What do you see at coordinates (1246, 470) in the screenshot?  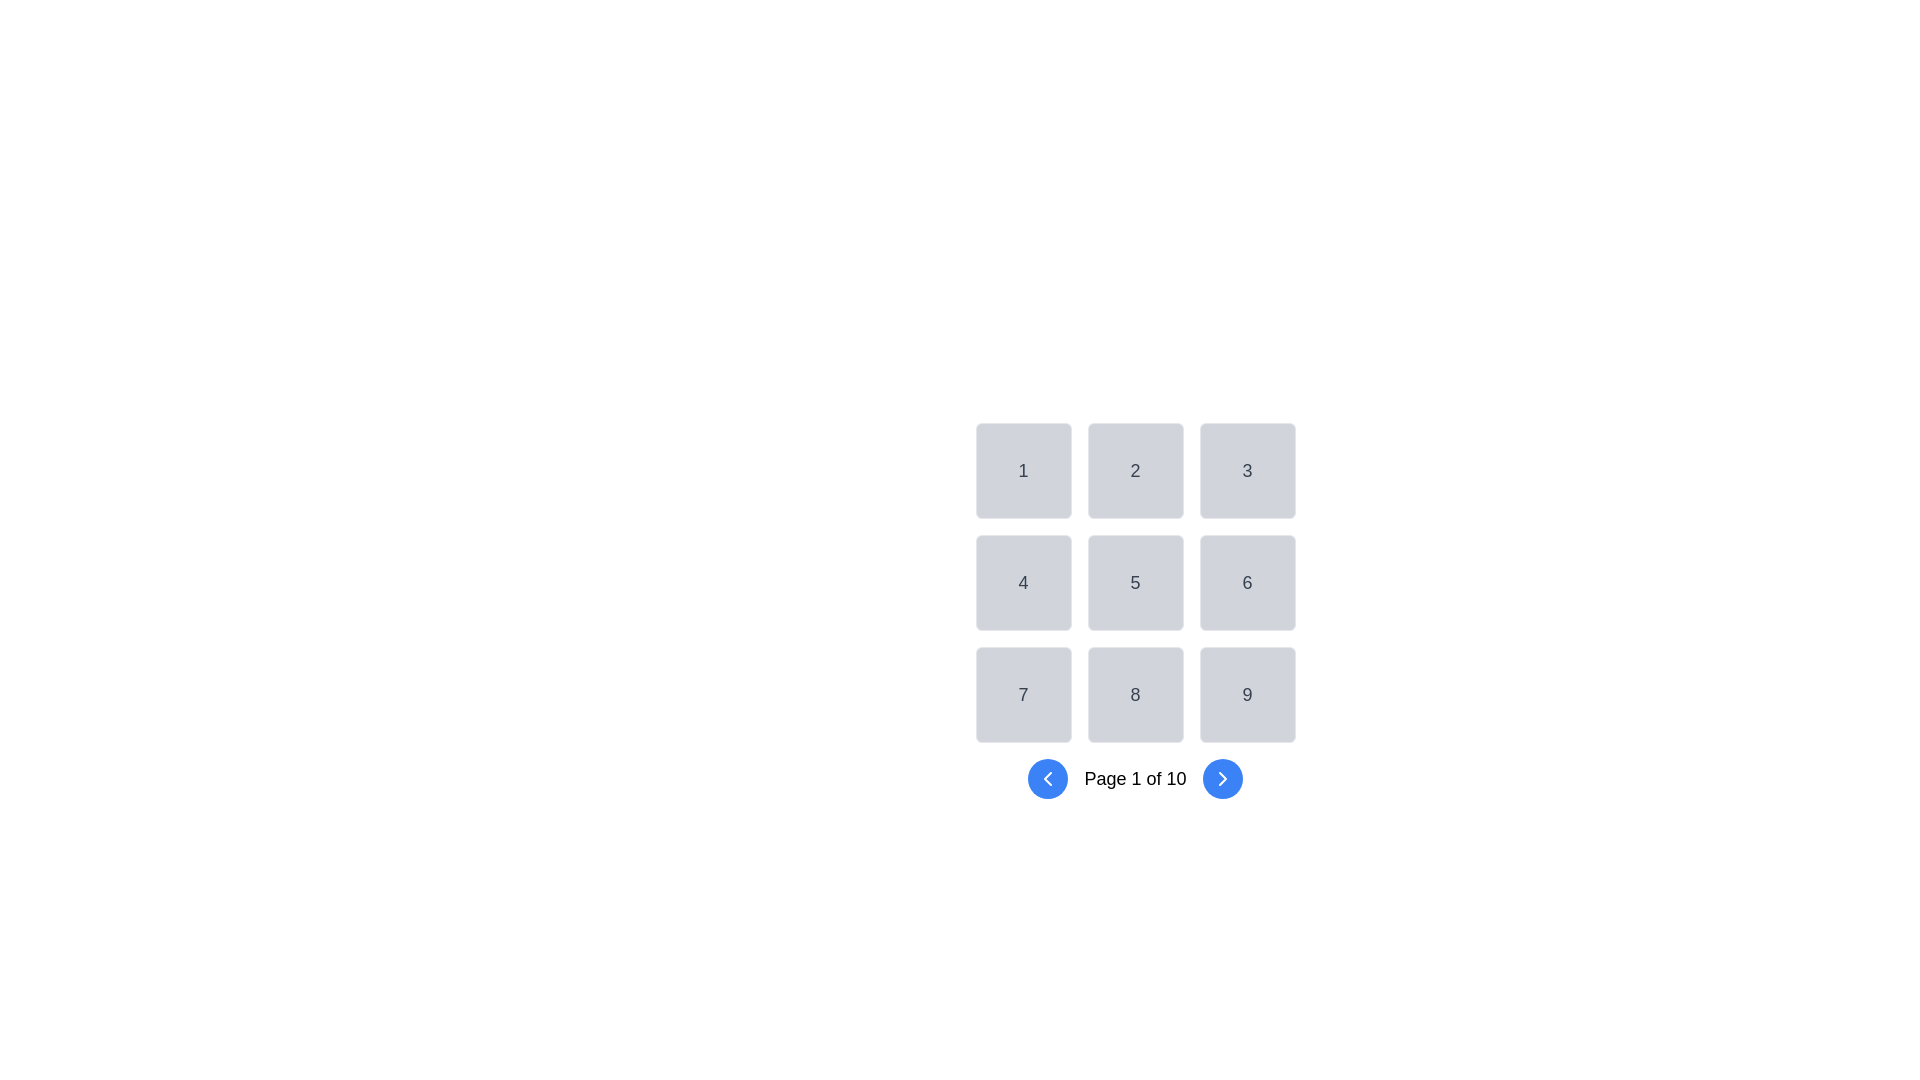 I see `the grid cell located in the first row and third column of the numeric keypad` at bounding box center [1246, 470].